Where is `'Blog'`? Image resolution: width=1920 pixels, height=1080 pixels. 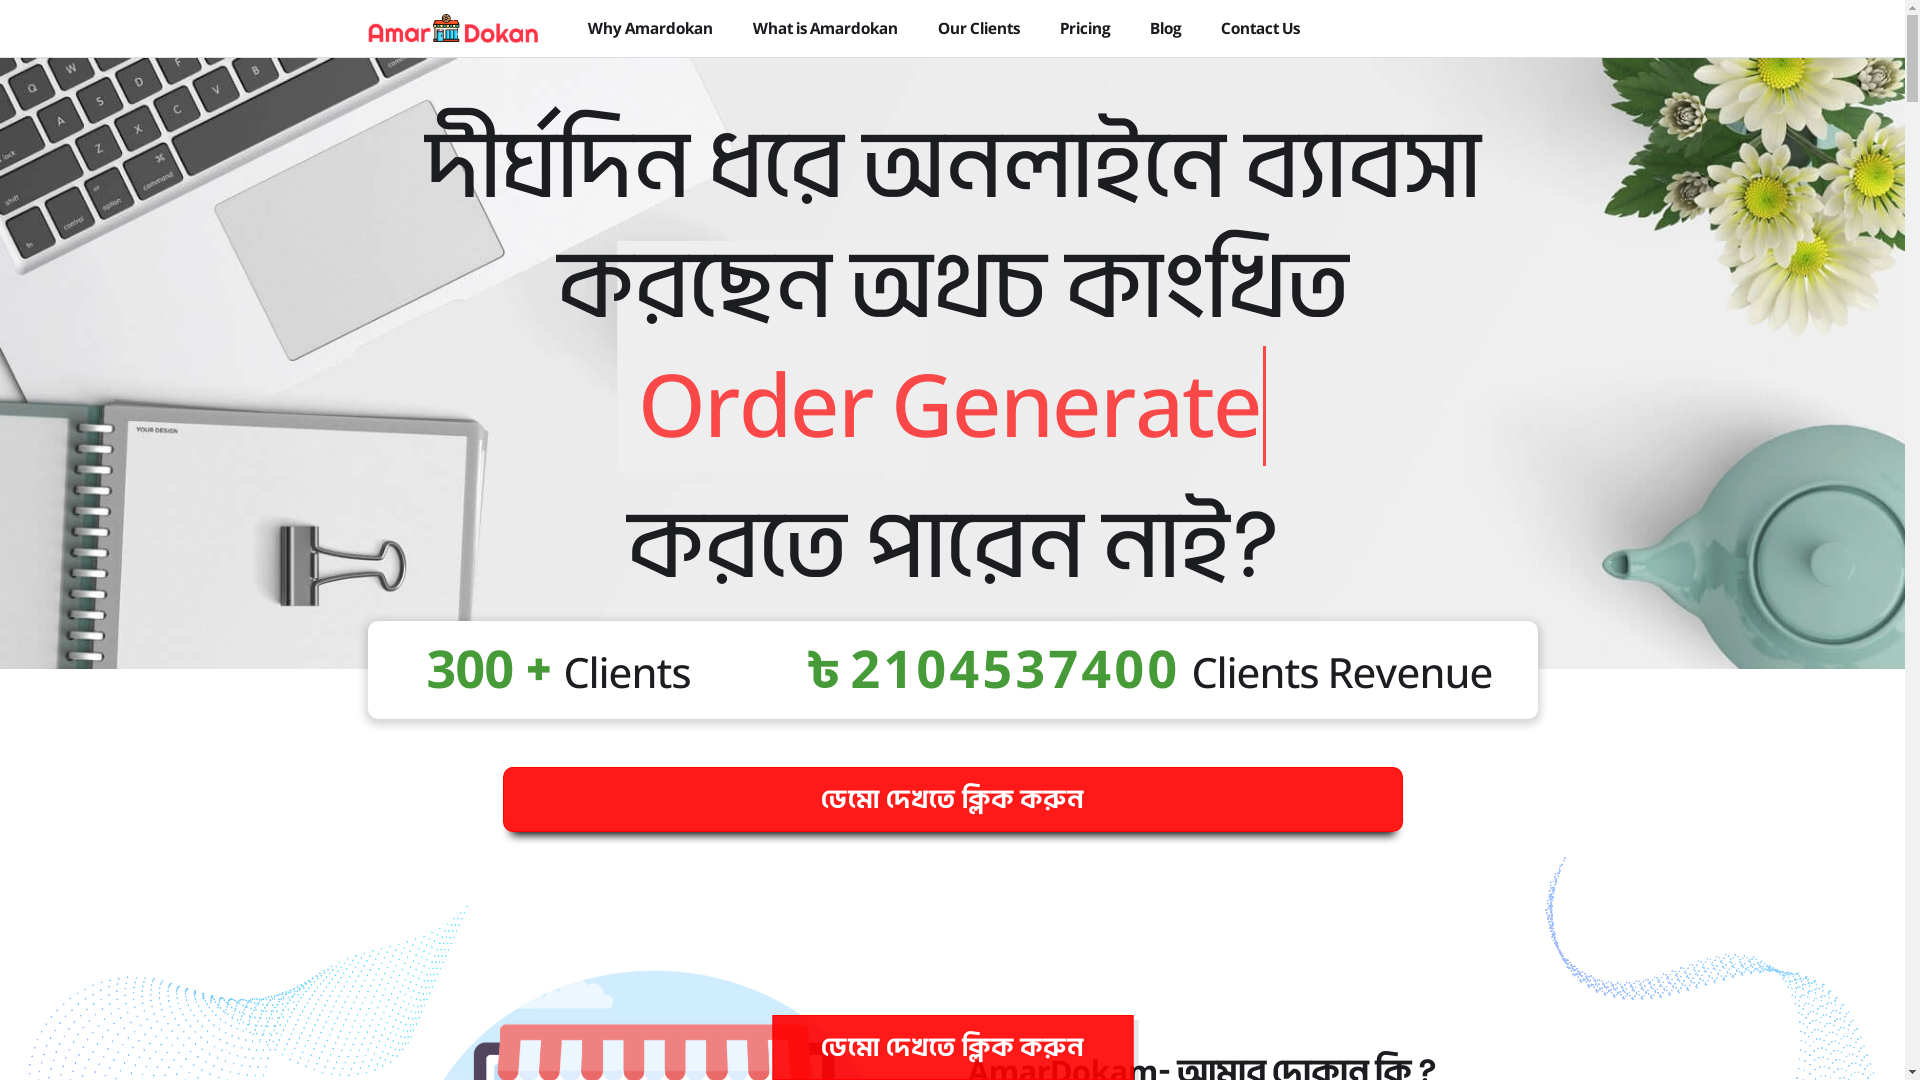
'Blog' is located at coordinates (1165, 28).